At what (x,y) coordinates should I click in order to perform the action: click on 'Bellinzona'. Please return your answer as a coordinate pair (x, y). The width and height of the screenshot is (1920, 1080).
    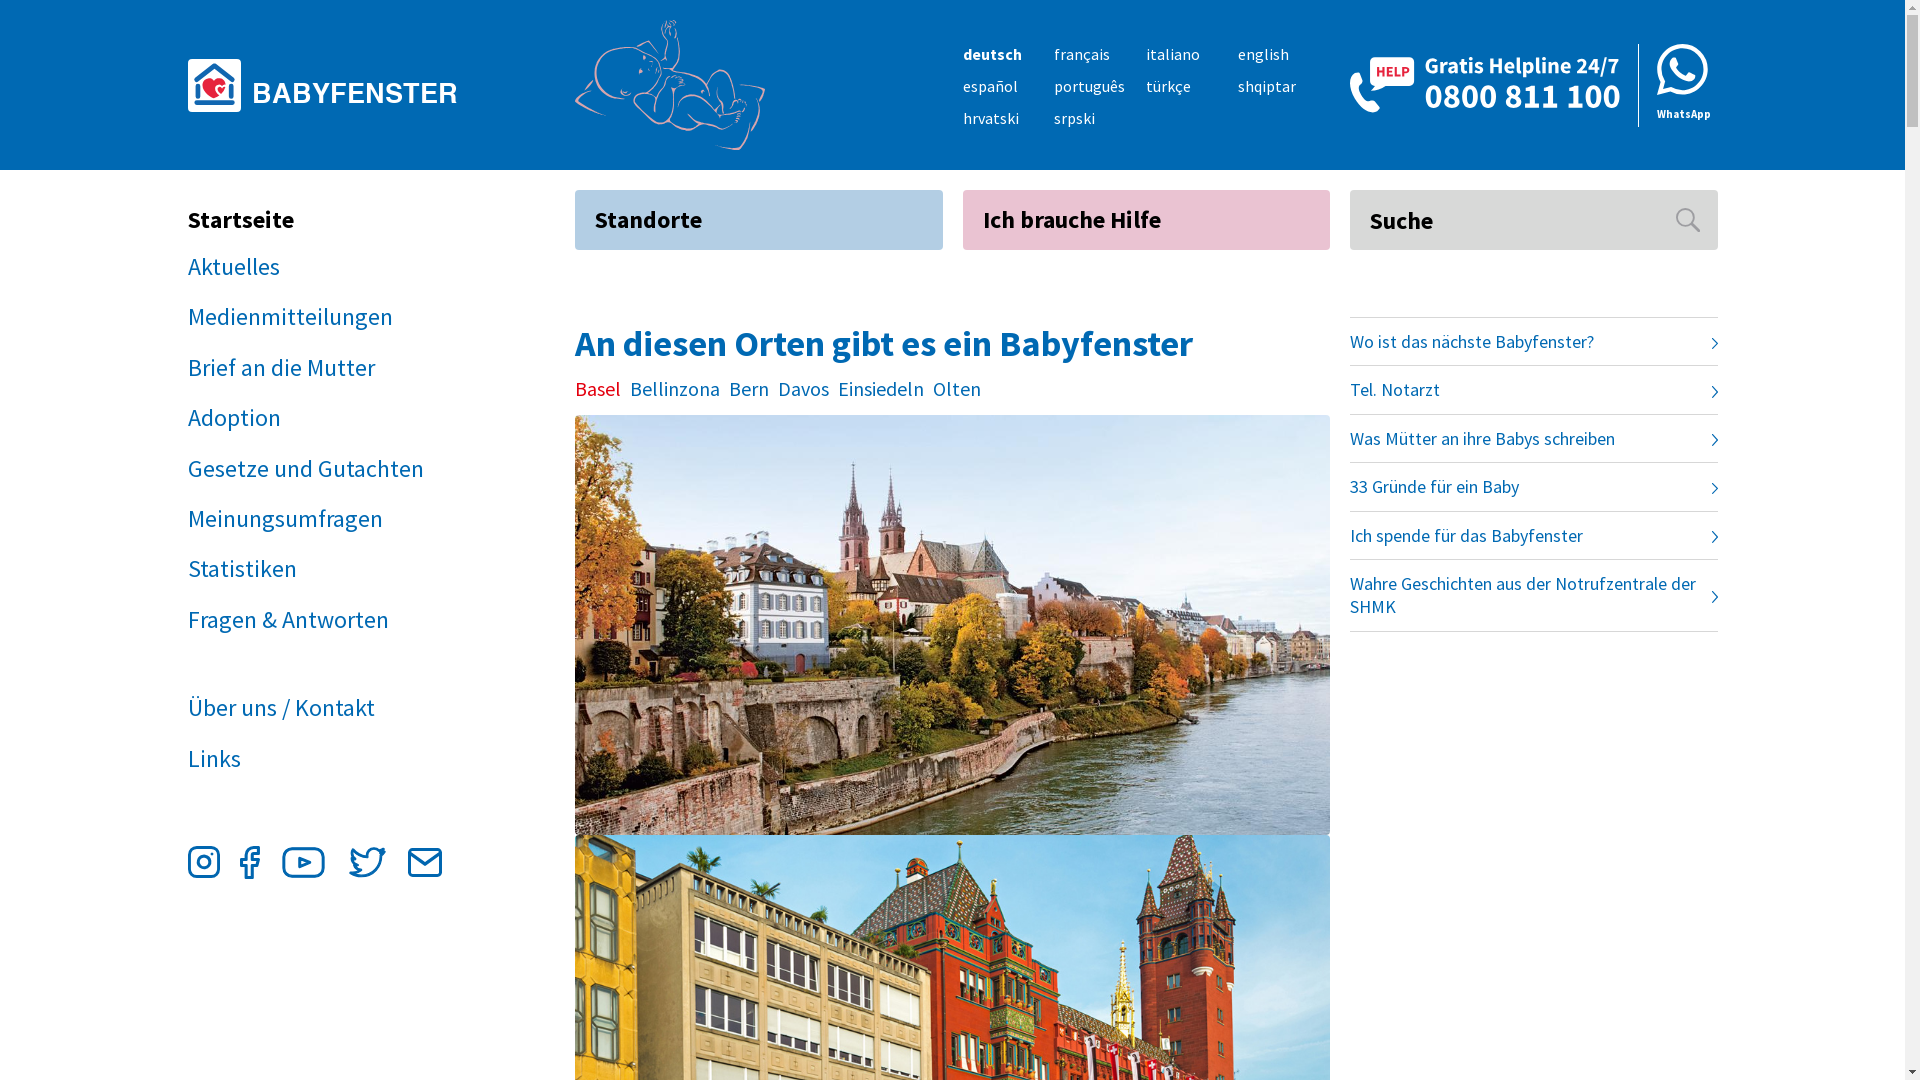
    Looking at the image, I should click on (675, 389).